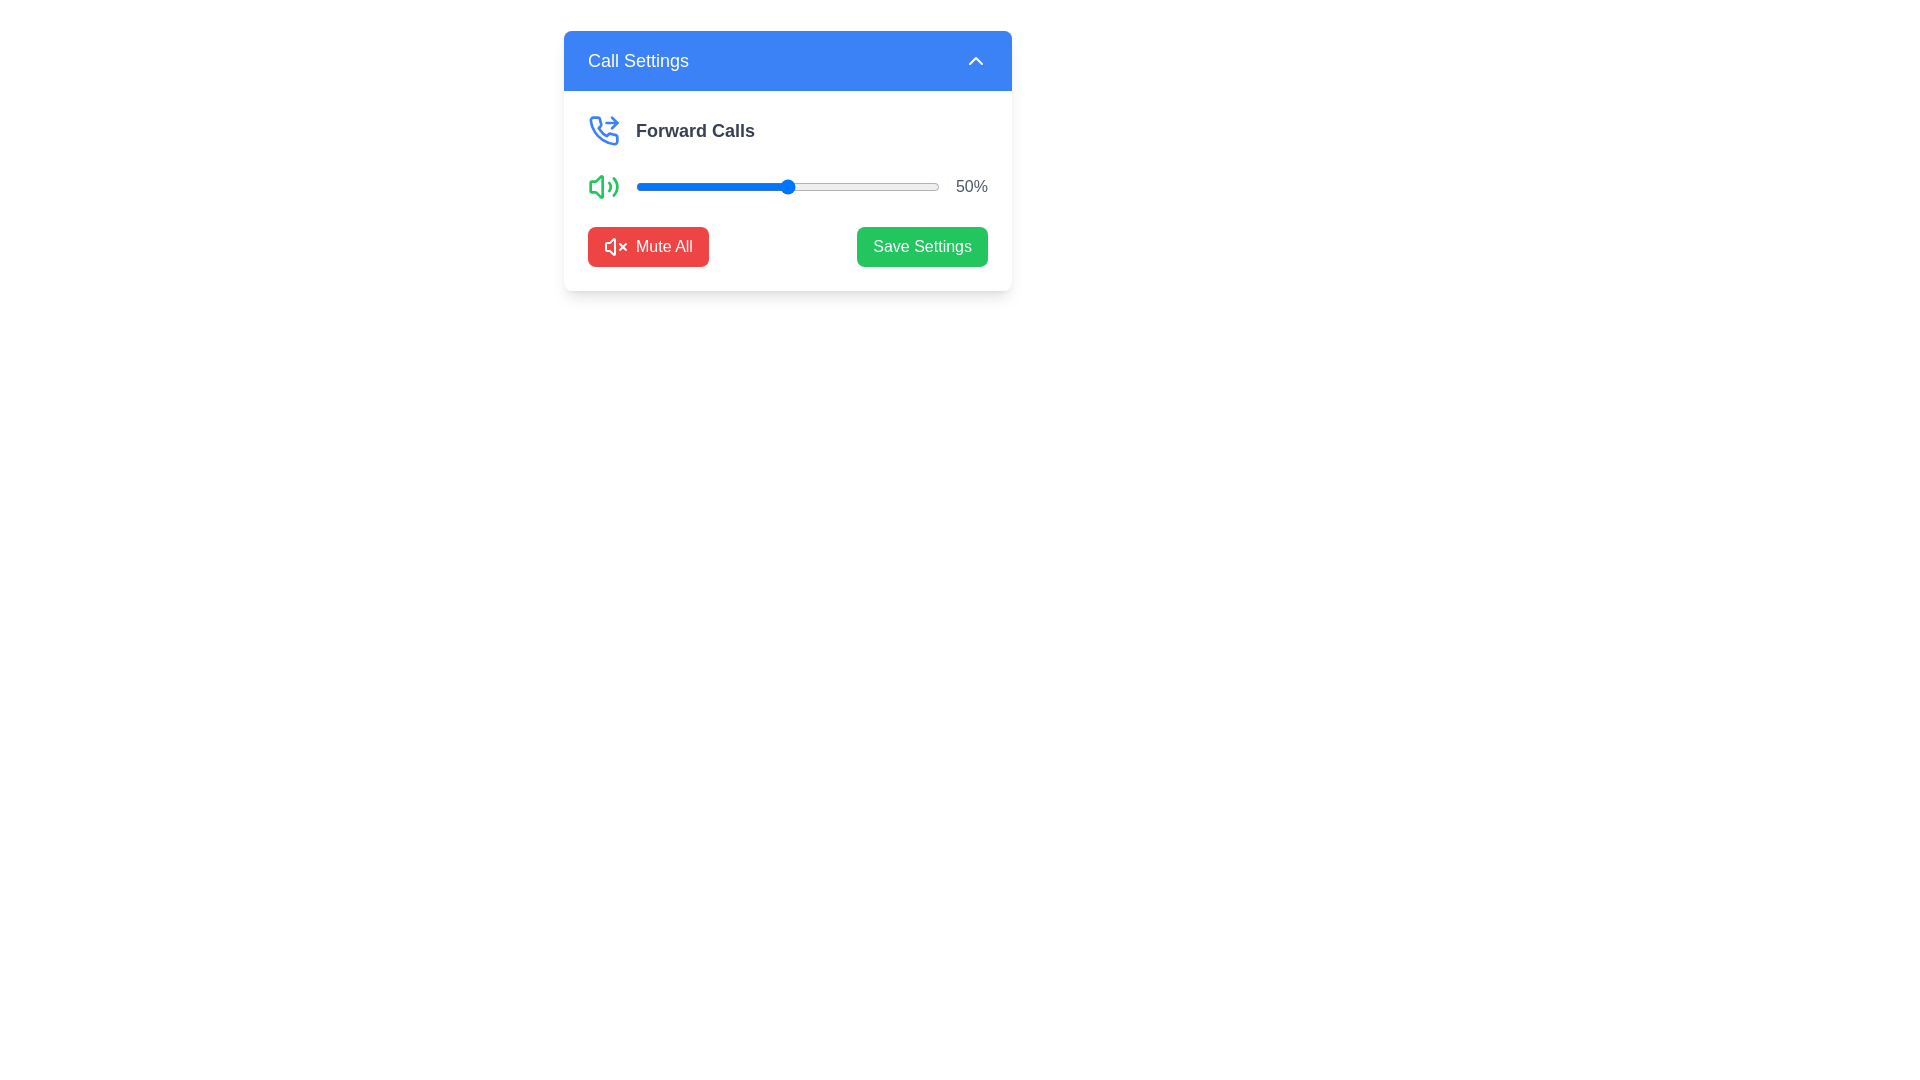 This screenshot has height=1080, width=1920. Describe the element at coordinates (648, 186) in the screenshot. I see `the volume slider` at that location.